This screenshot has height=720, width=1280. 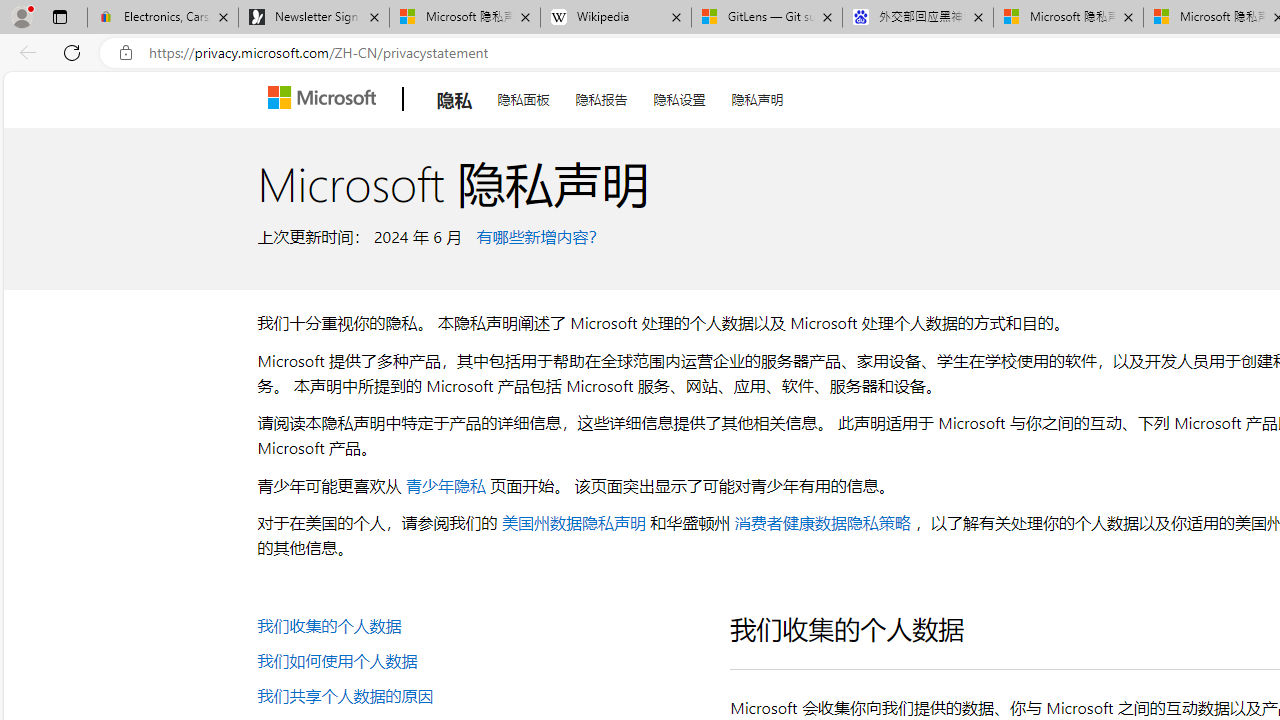 What do you see at coordinates (313, 17) in the screenshot?
I see `'Newsletter Sign Up'` at bounding box center [313, 17].